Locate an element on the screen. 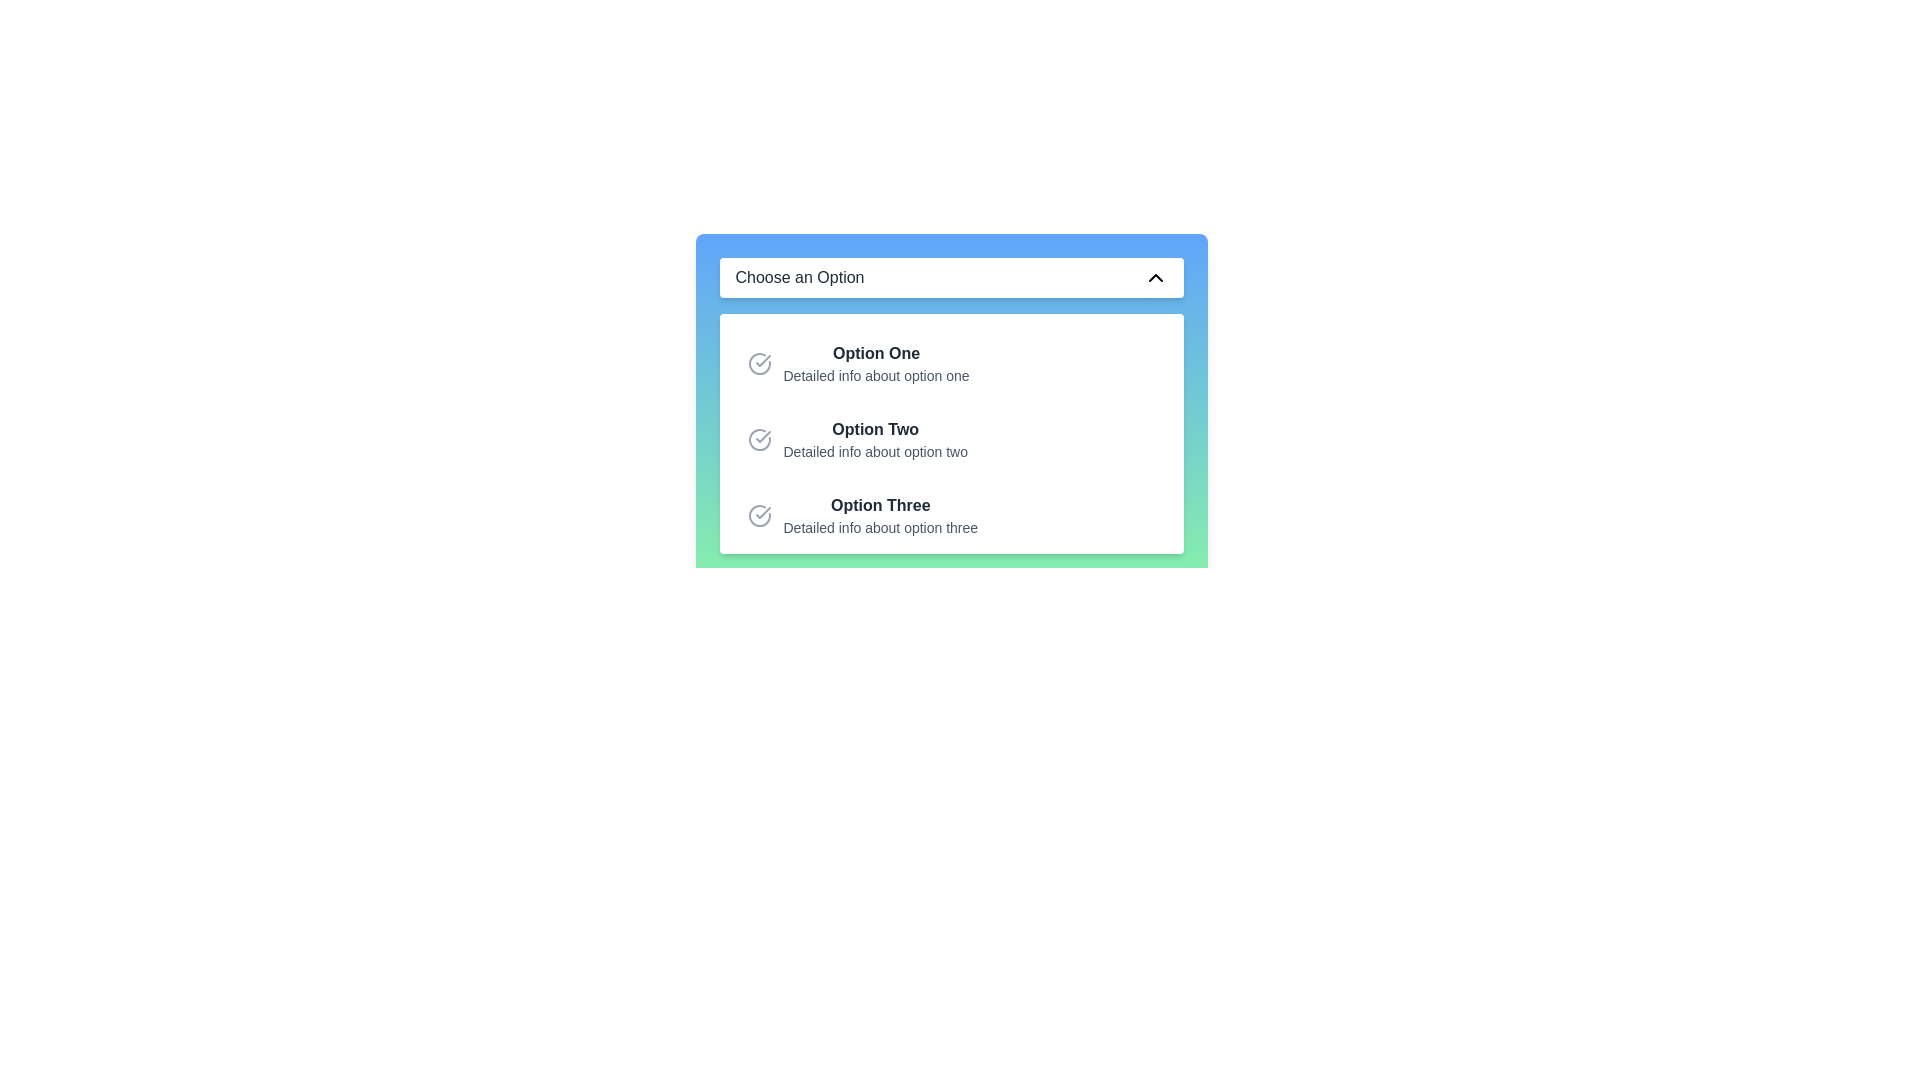 The height and width of the screenshot is (1080, 1920). the descriptive text label for 'Option Two', which provides additional information about this option in the dropdown menu is located at coordinates (875, 451).